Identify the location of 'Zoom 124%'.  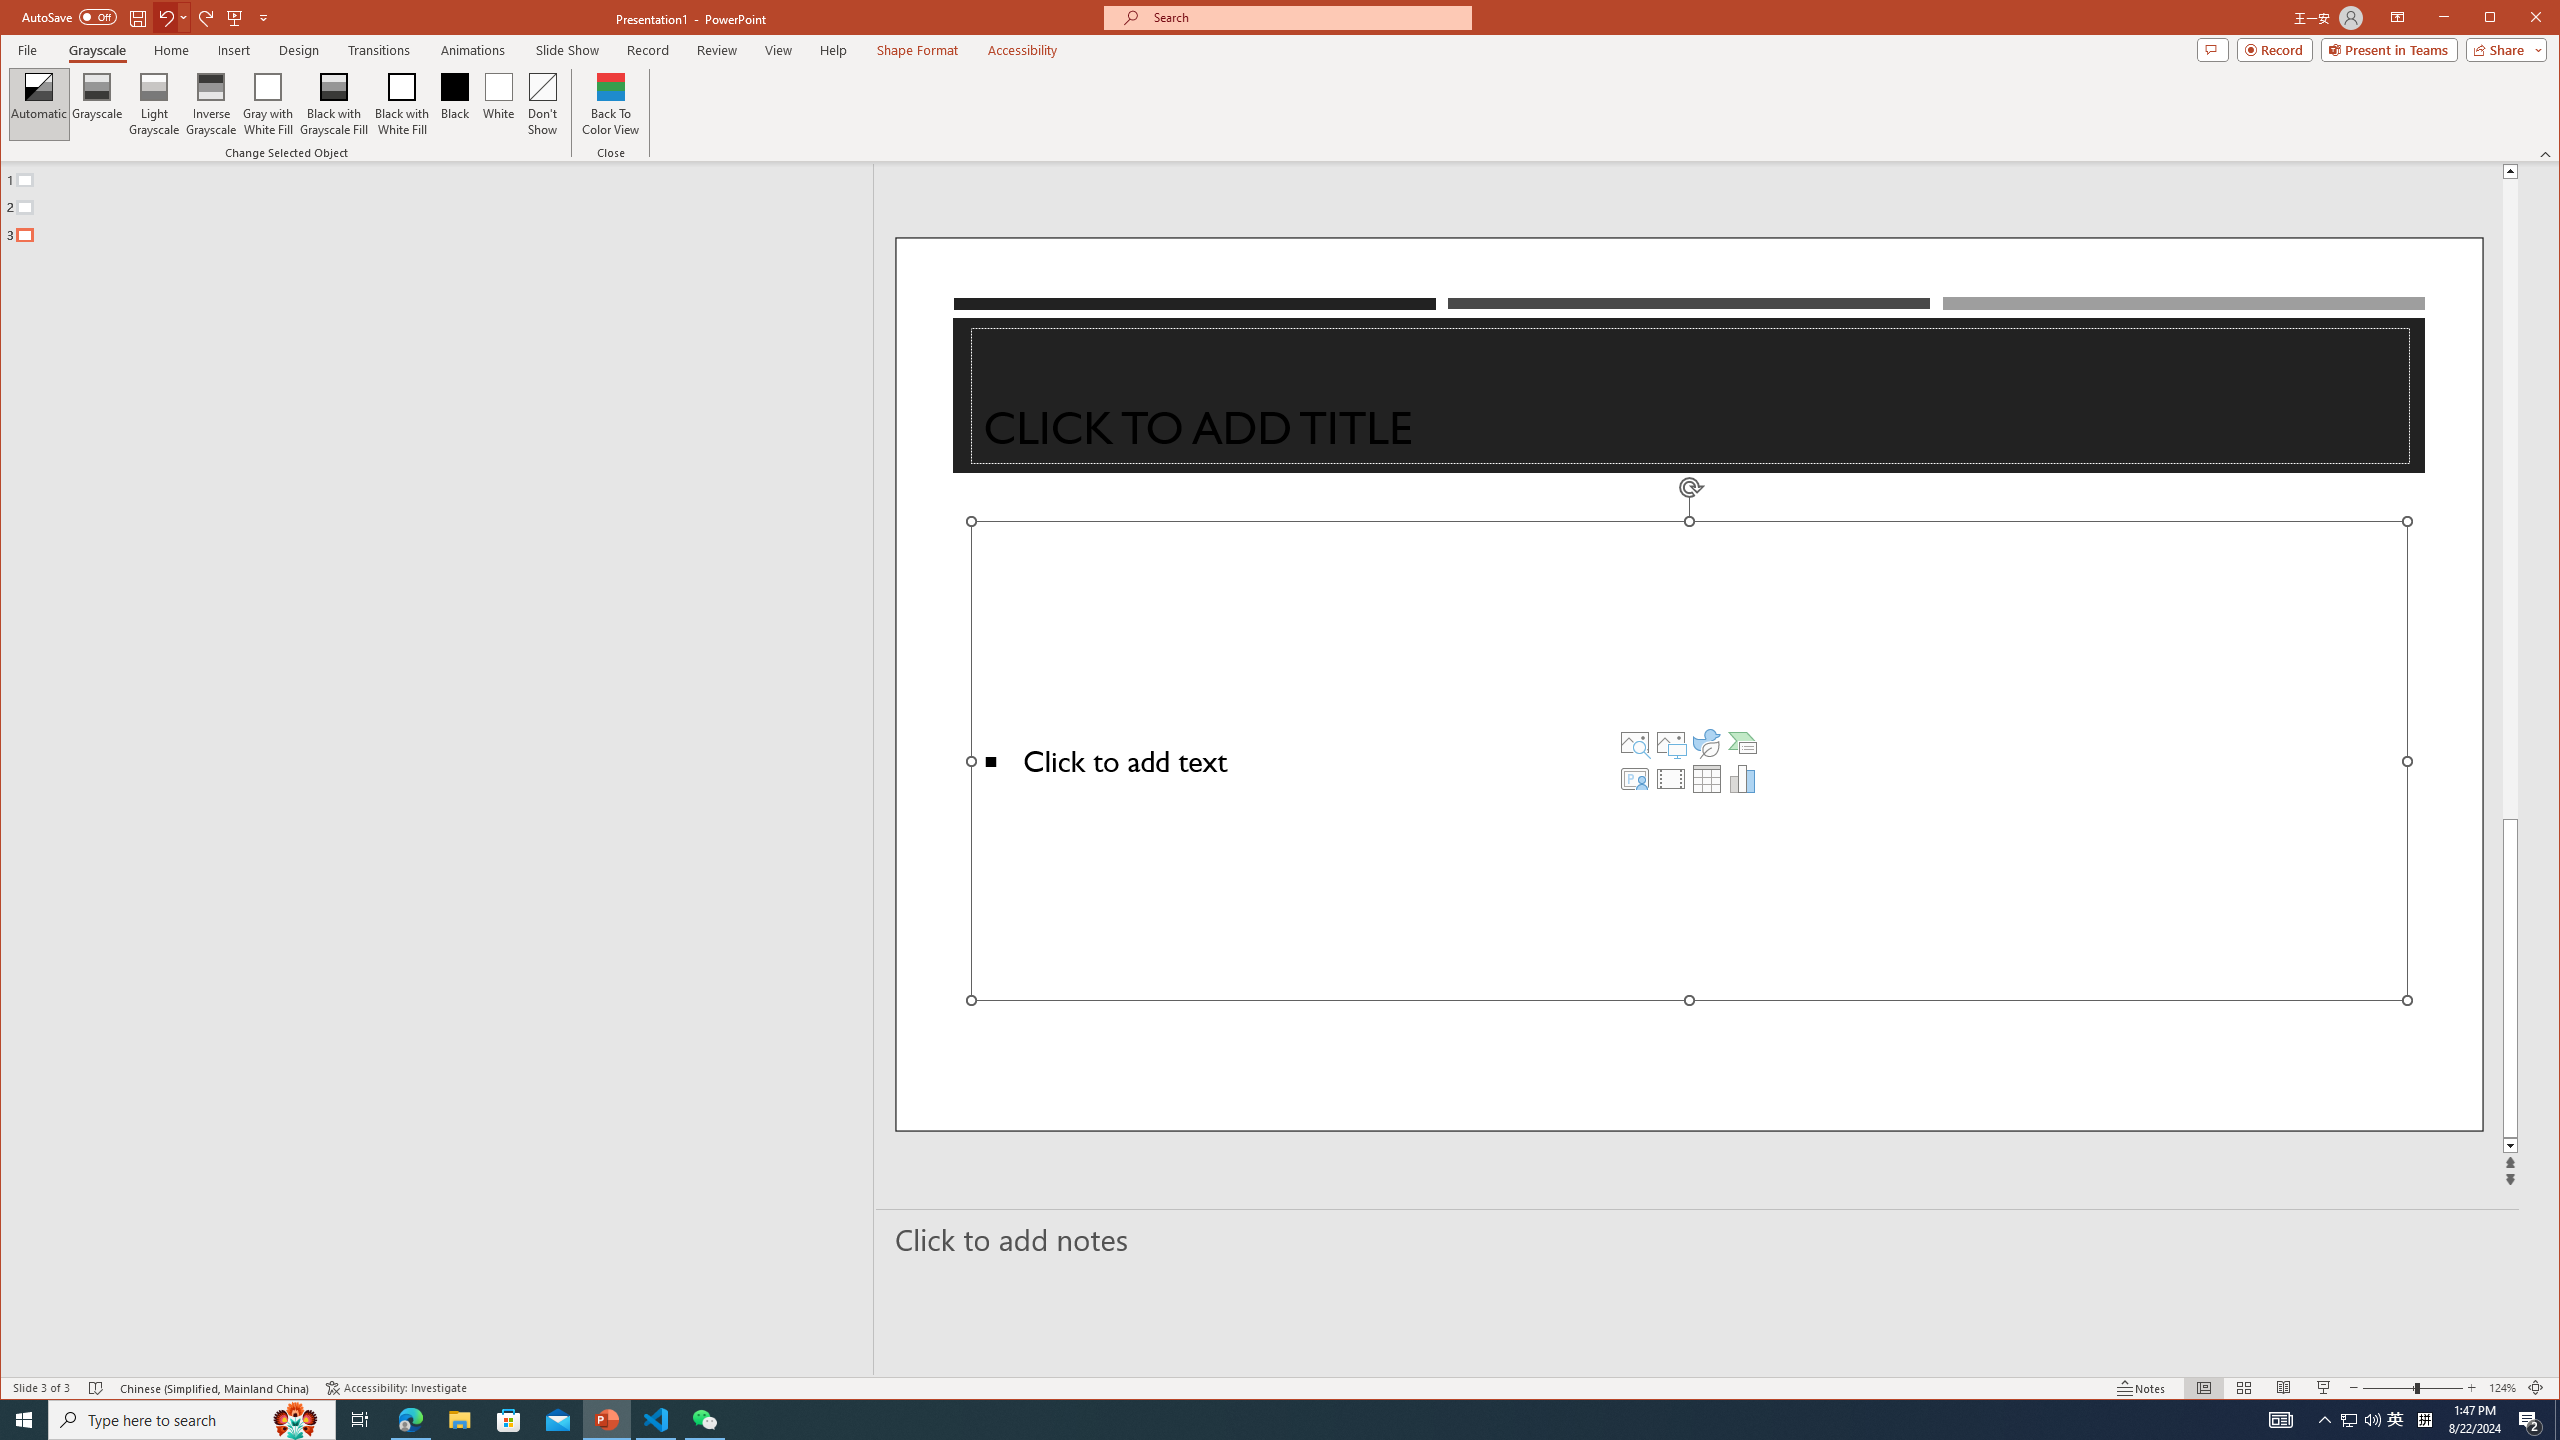
(2502, 1387).